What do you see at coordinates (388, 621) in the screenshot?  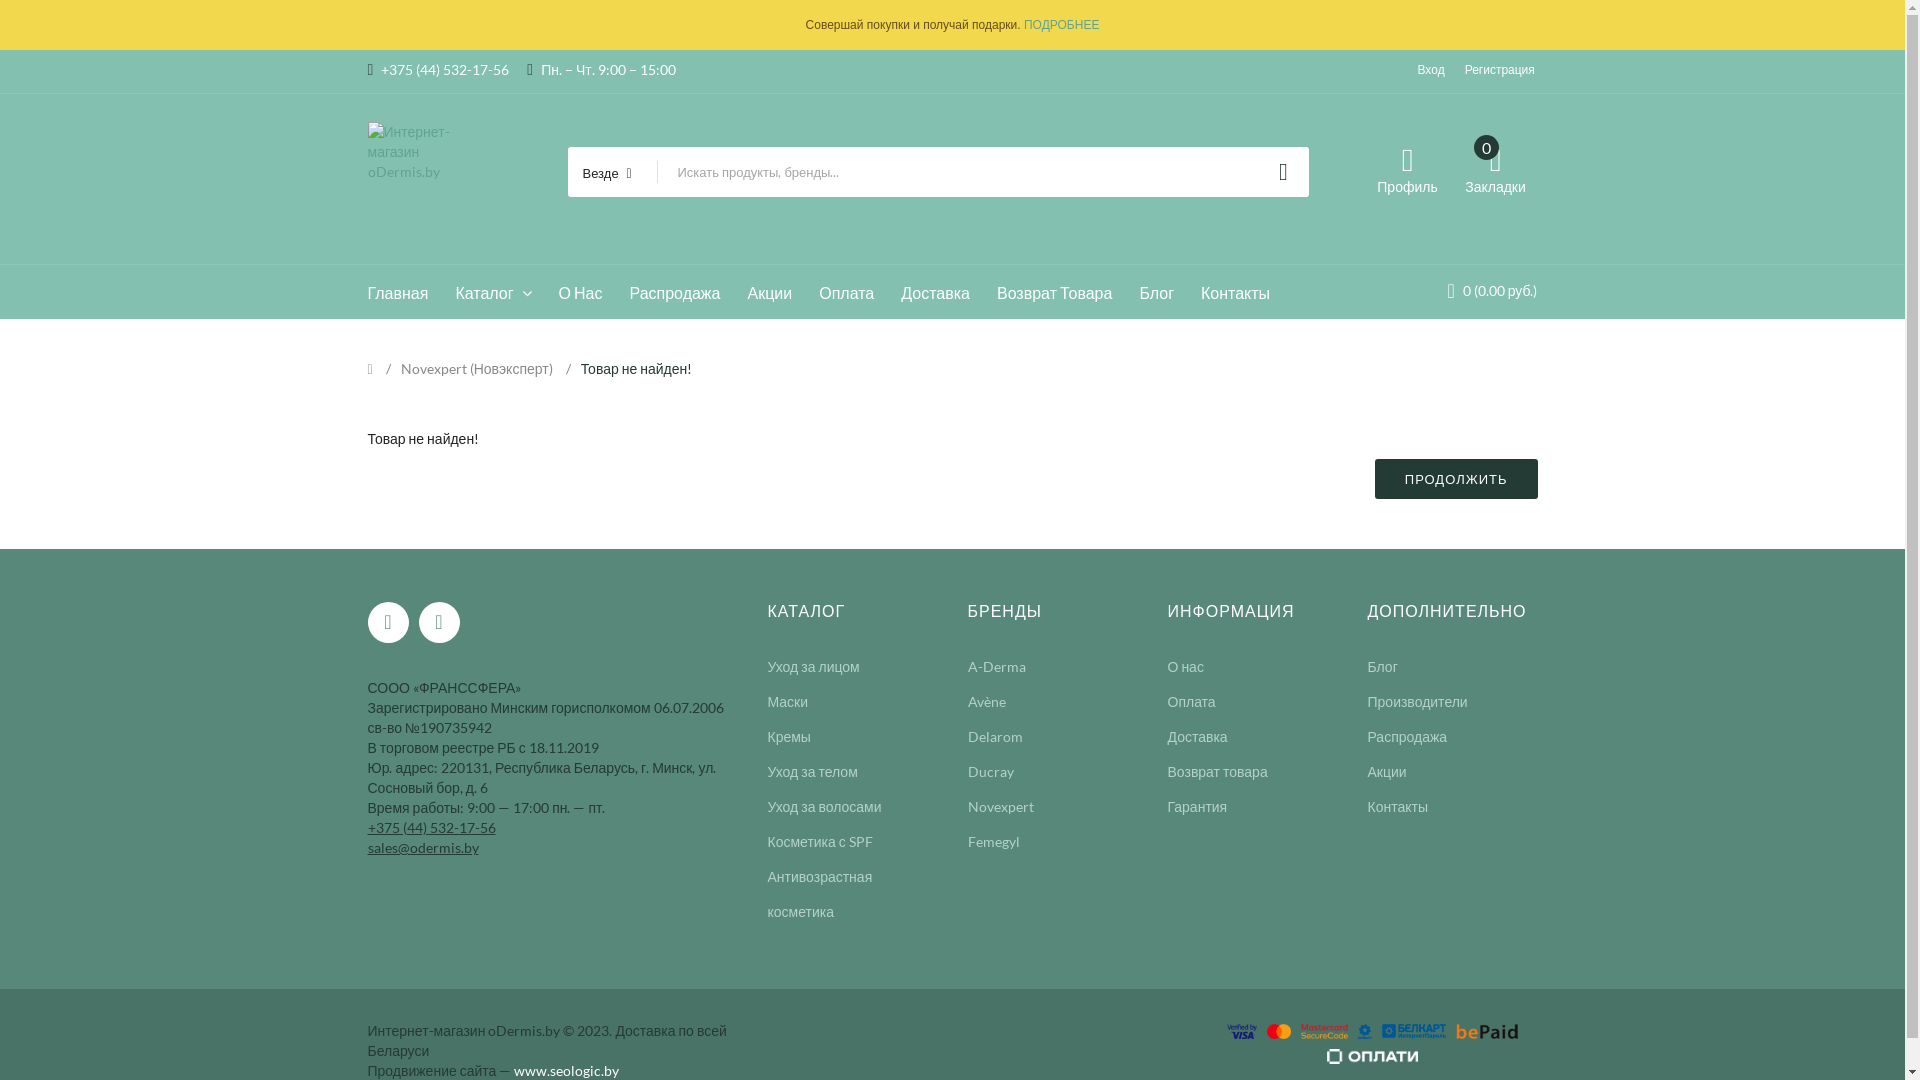 I see `'Facebook'` at bounding box center [388, 621].